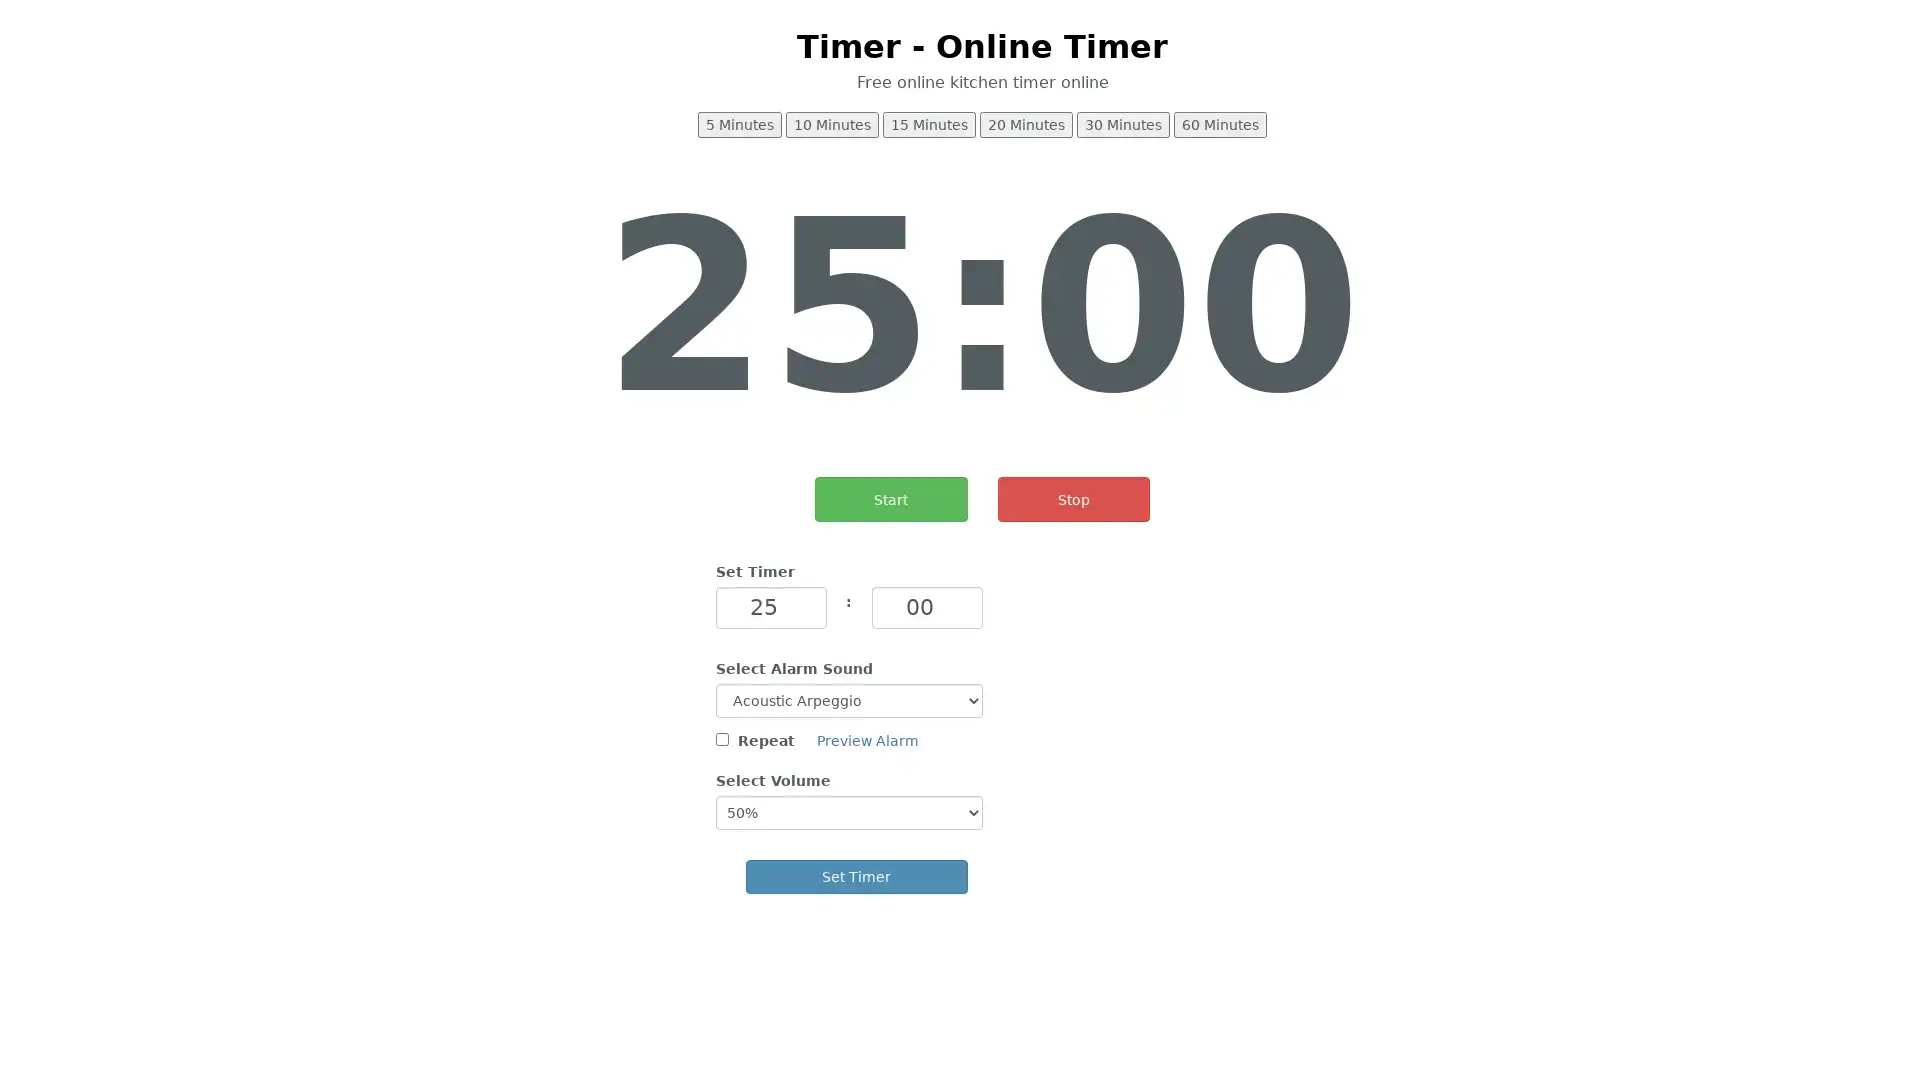 The image size is (1920, 1080). Describe the element at coordinates (928, 123) in the screenshot. I see `15 Minutes` at that location.